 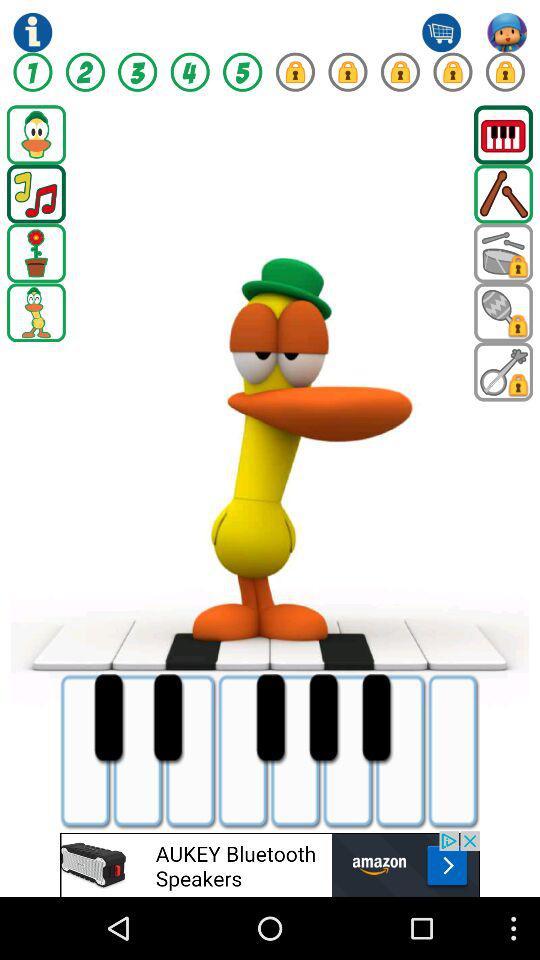 What do you see at coordinates (270, 863) in the screenshot?
I see `advertiment` at bounding box center [270, 863].